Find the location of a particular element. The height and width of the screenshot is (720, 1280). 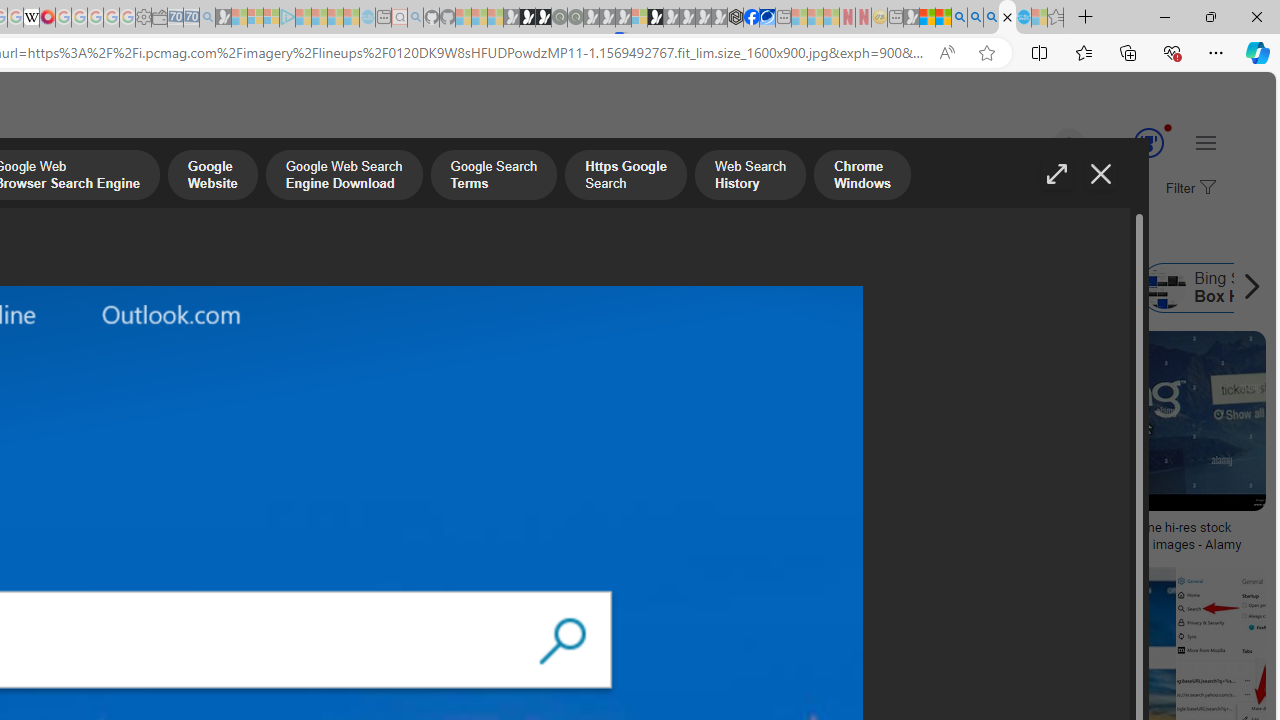

'Full screen' is located at coordinates (1055, 173).